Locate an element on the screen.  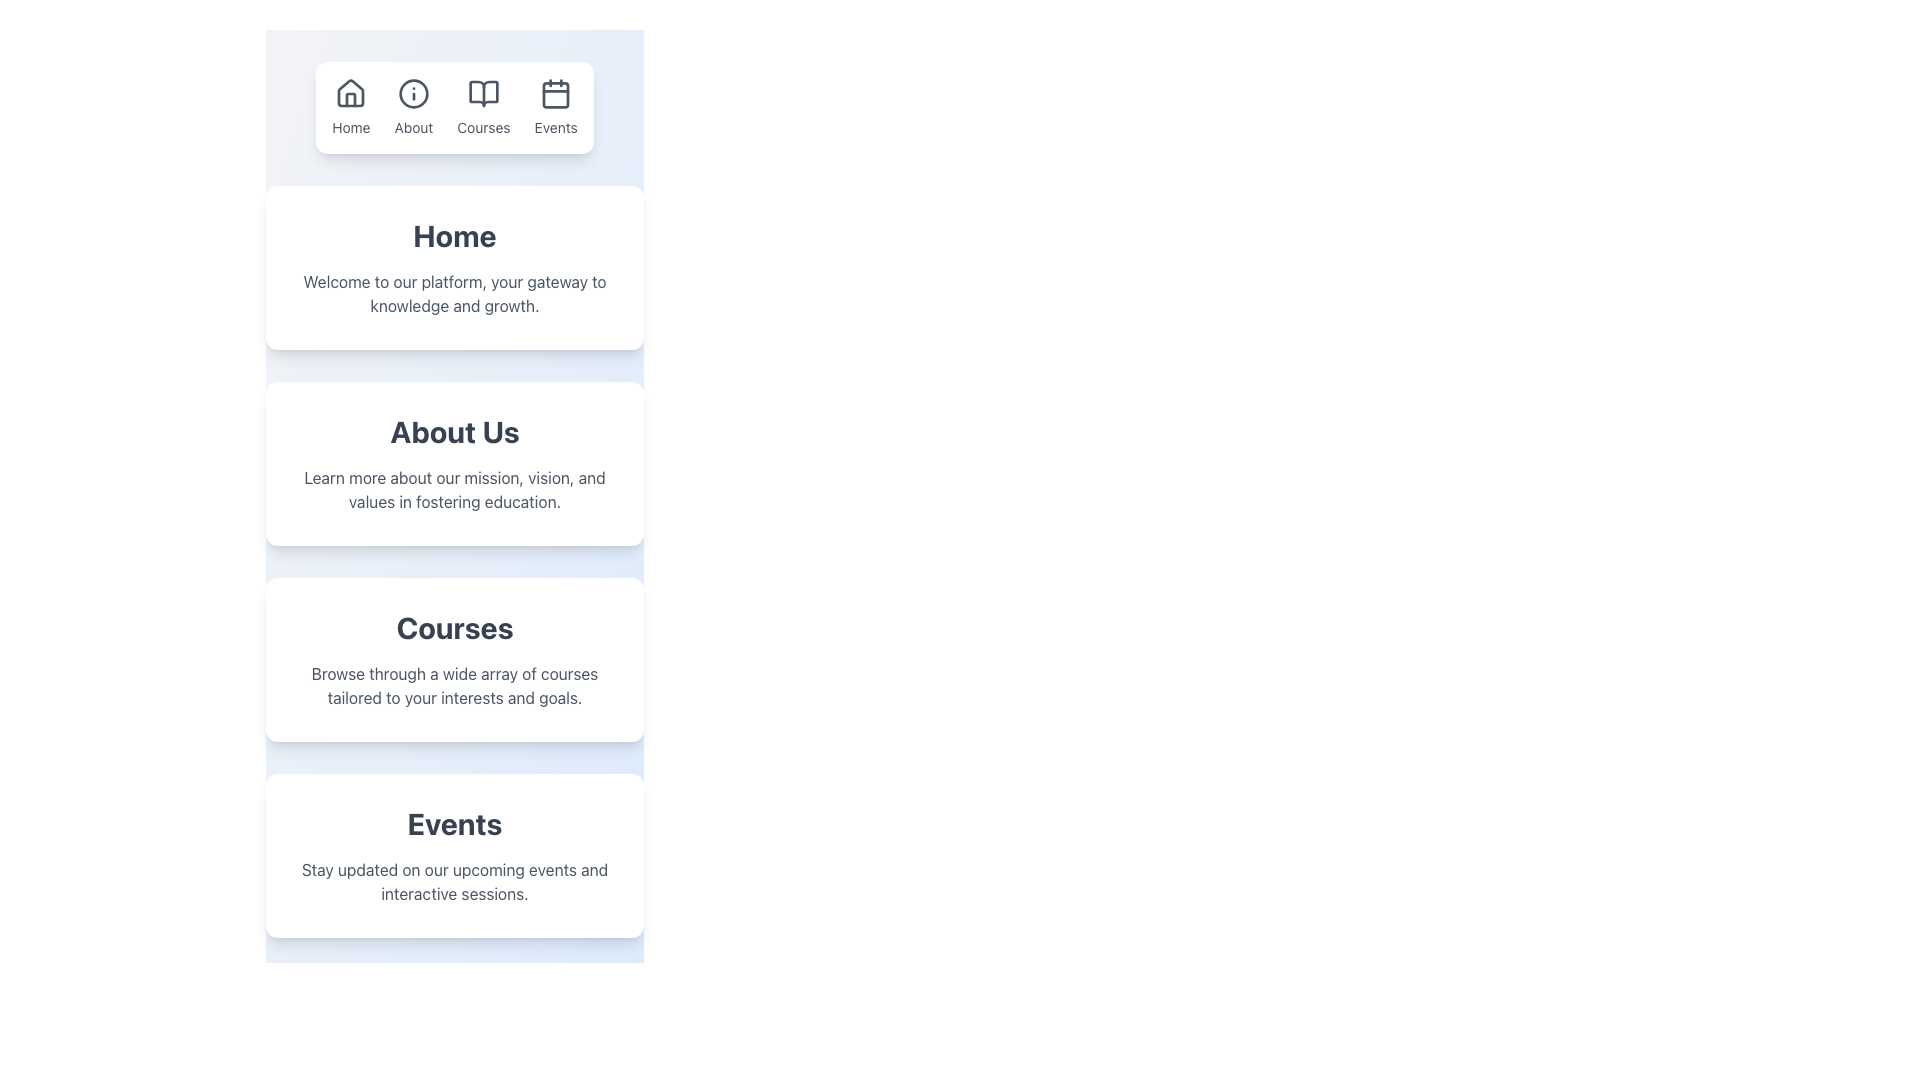
the 'Courses' text label, which is displayed in a small font size in grayish color, located below the open book icon in the third navigation item of the horizontal navigation bar is located at coordinates (483, 127).